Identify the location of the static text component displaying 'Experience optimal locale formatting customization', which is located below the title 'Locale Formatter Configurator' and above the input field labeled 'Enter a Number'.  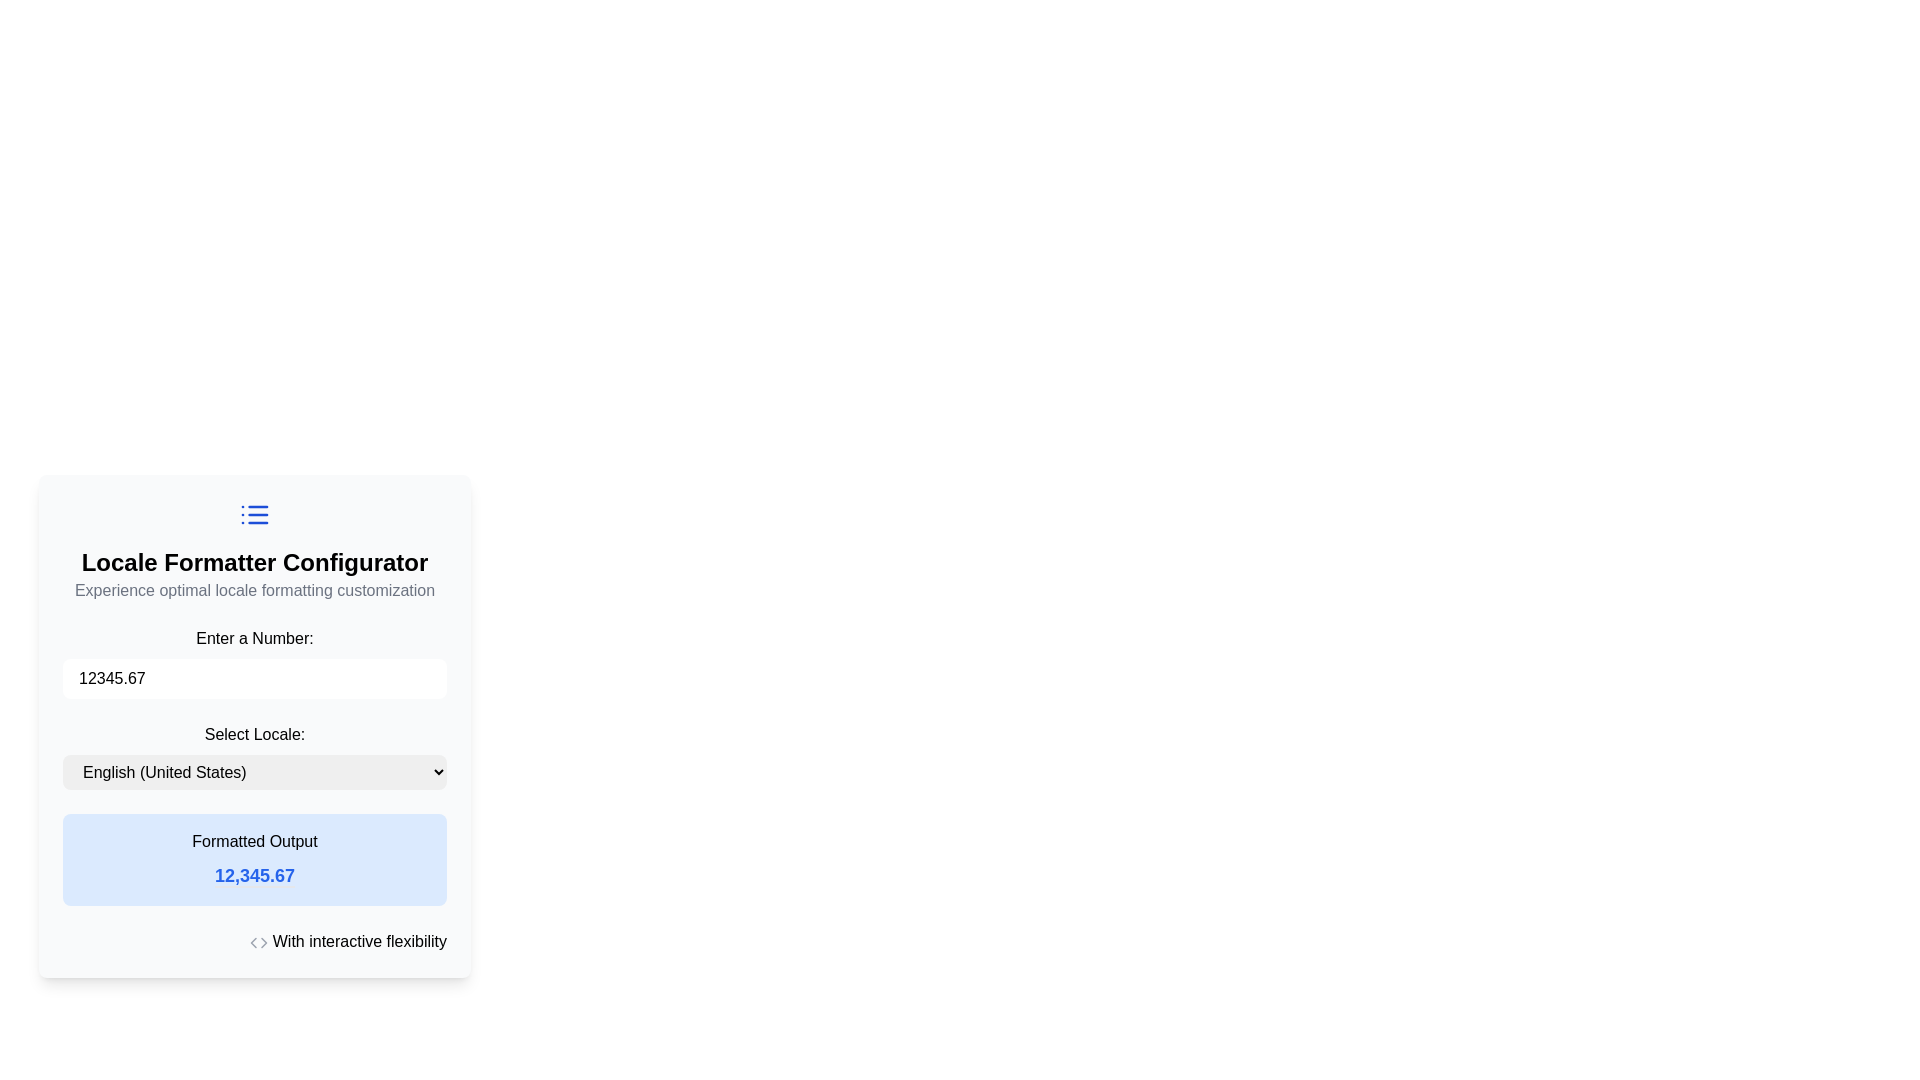
(253, 589).